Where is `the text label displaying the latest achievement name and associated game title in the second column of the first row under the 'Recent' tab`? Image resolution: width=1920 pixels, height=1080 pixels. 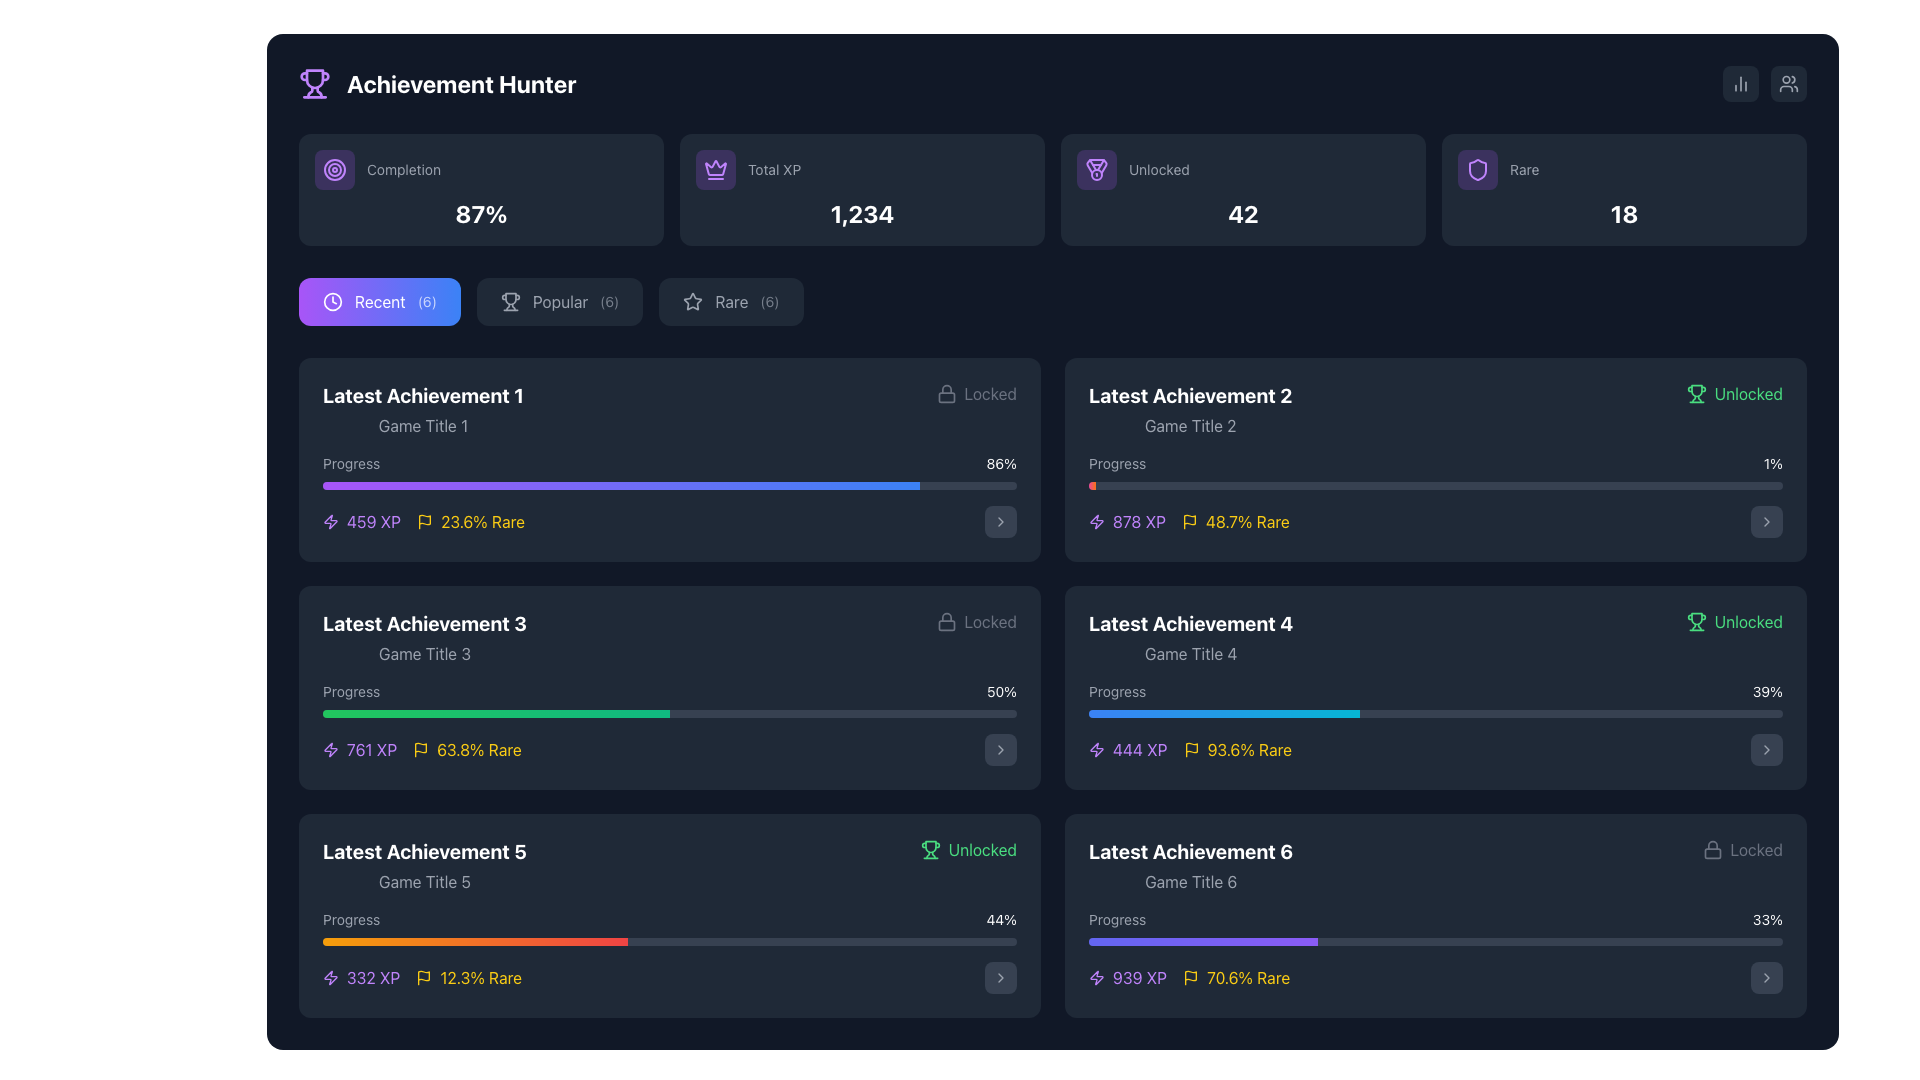 the text label displaying the latest achievement name and associated game title in the second column of the first row under the 'Recent' tab is located at coordinates (1190, 408).